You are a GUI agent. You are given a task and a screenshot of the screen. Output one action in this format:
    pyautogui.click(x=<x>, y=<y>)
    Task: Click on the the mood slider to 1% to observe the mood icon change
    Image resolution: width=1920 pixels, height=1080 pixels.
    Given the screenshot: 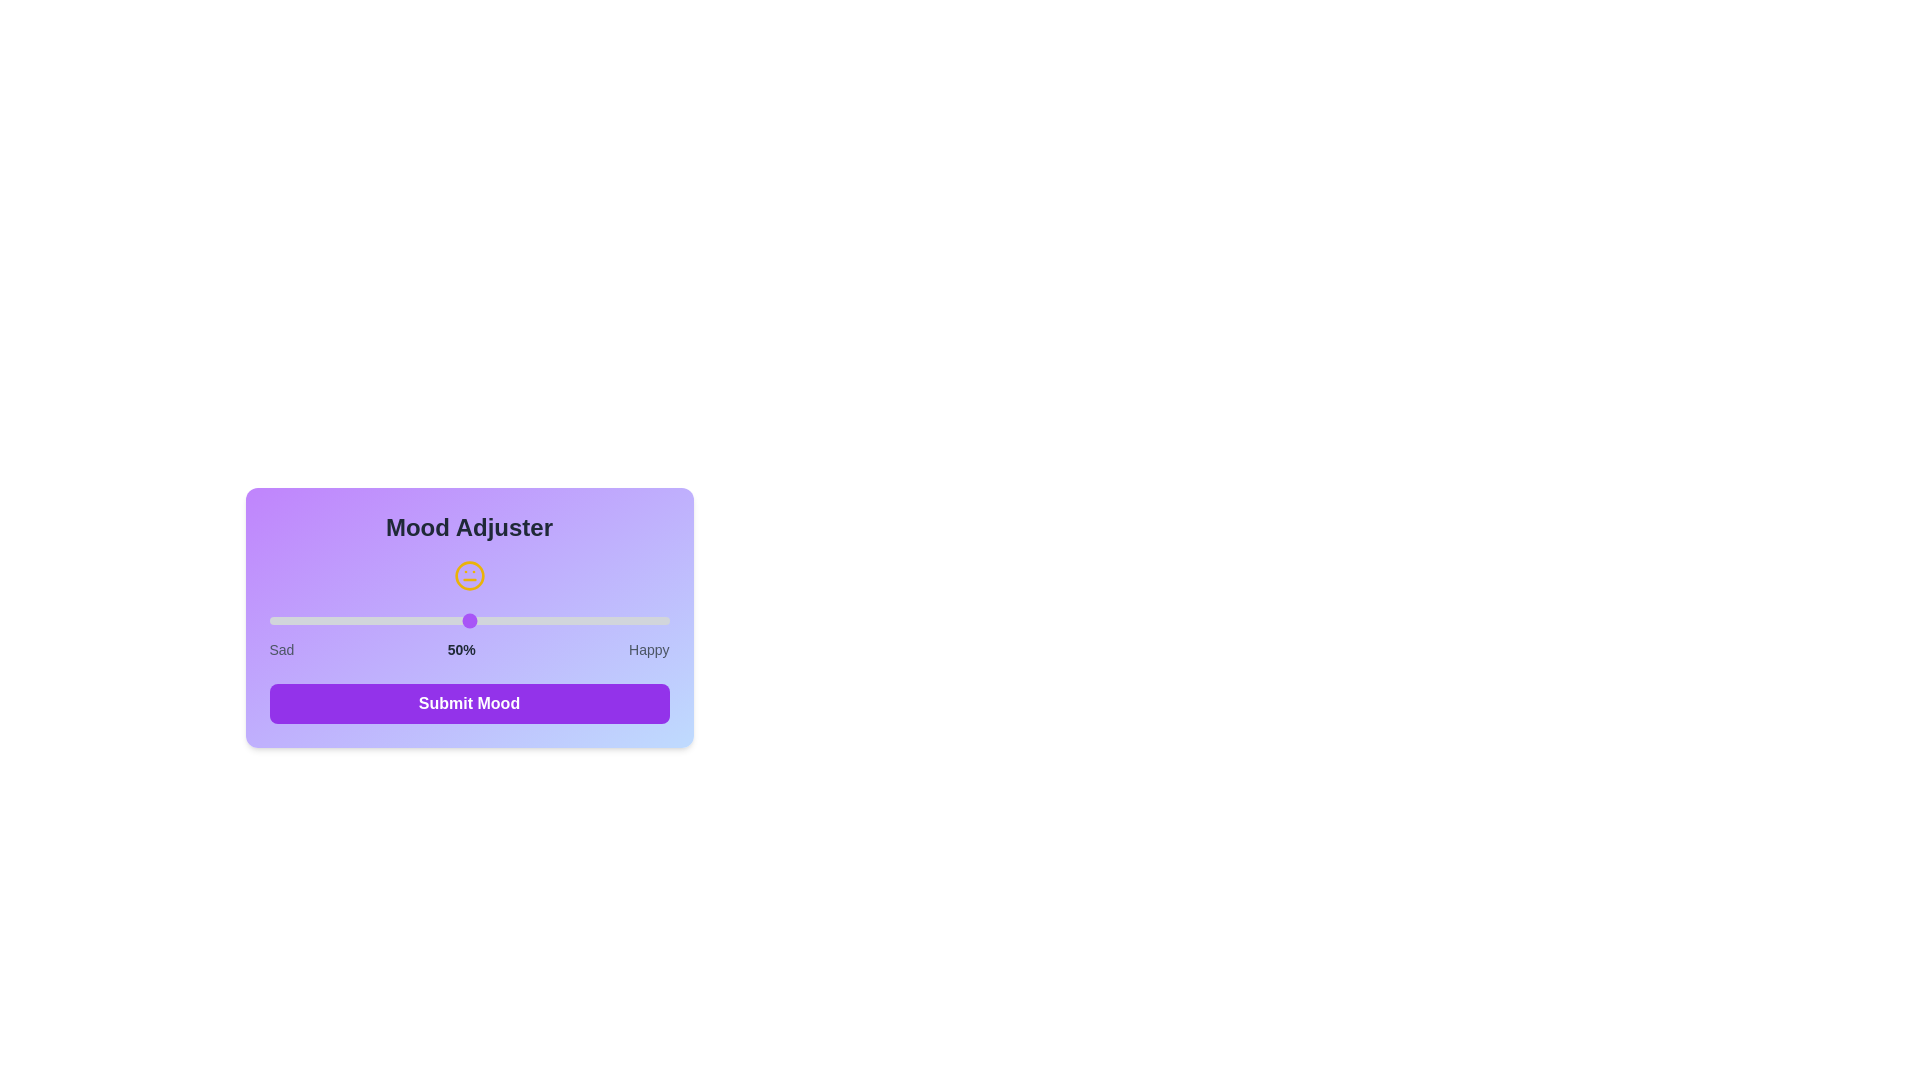 What is the action you would take?
    pyautogui.click(x=272, y=620)
    